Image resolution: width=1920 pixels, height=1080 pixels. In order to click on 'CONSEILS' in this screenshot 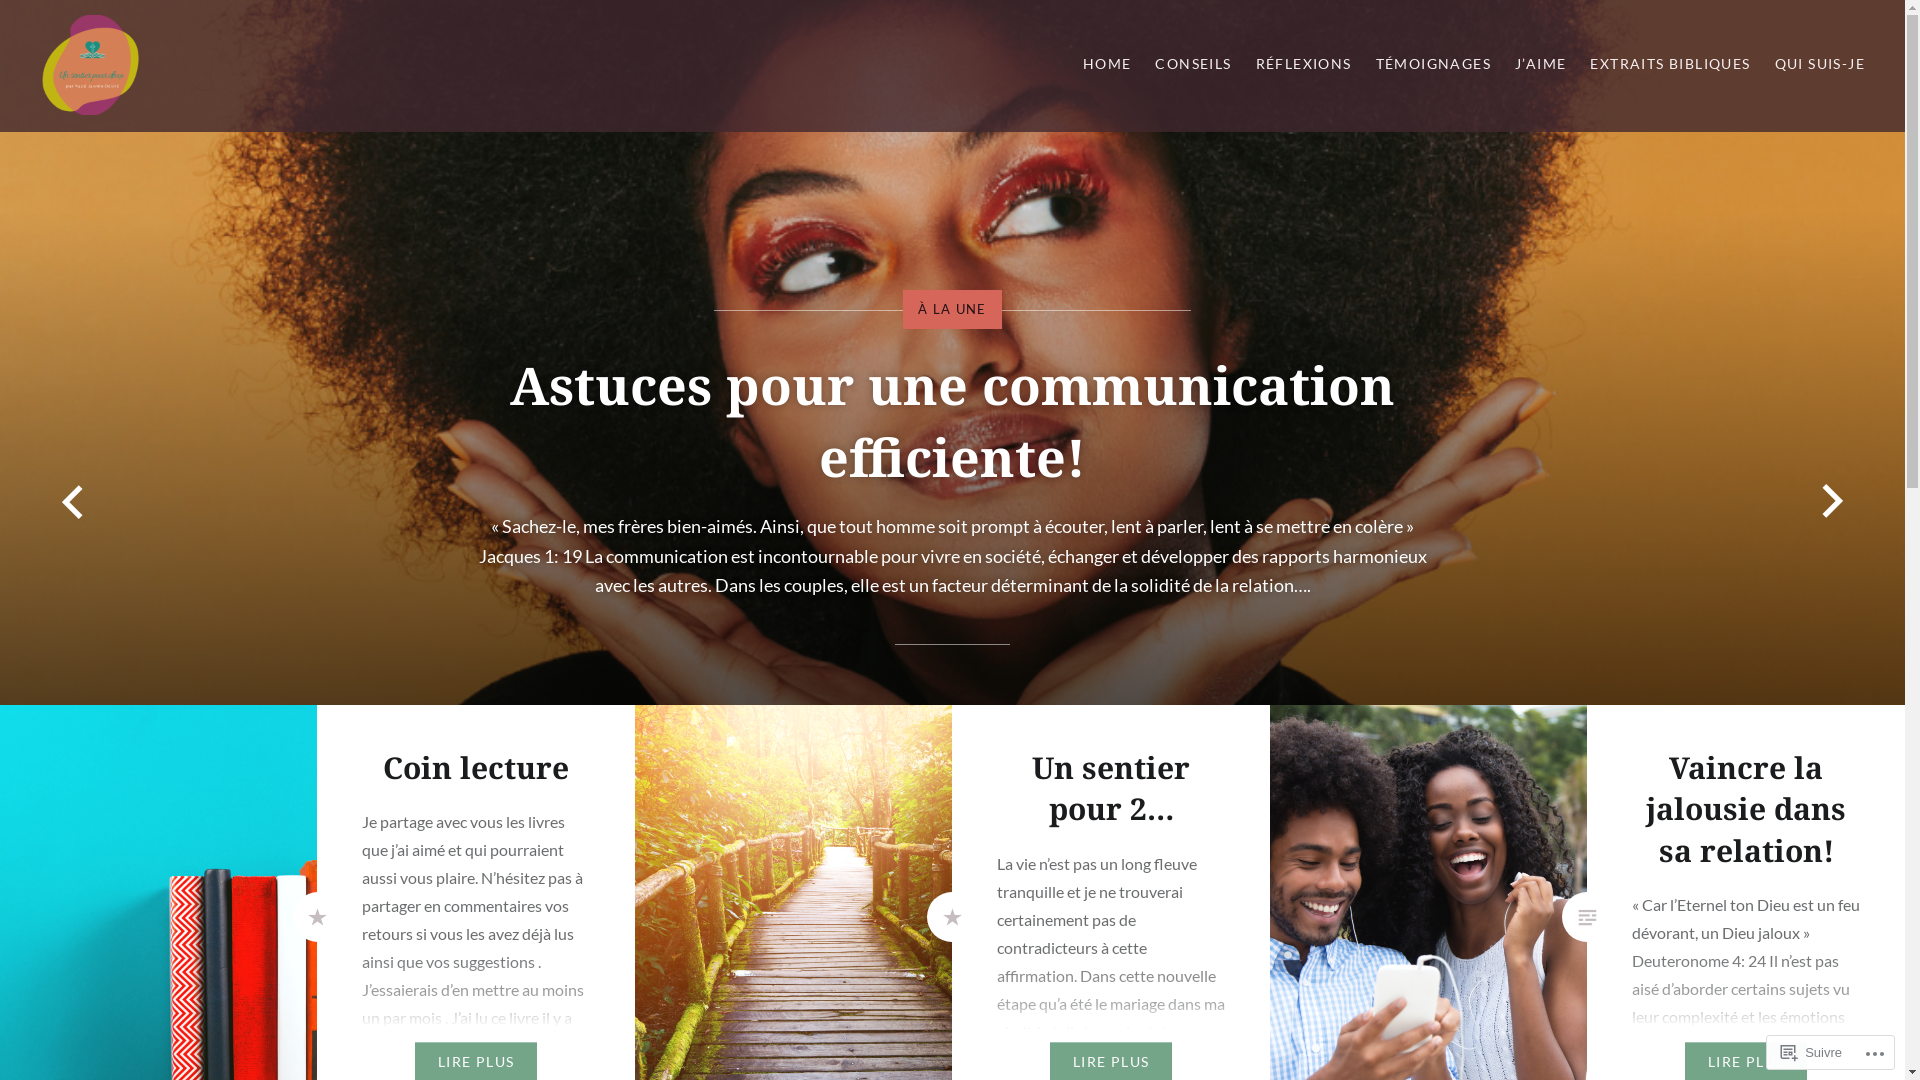, I will do `click(1193, 63)`.